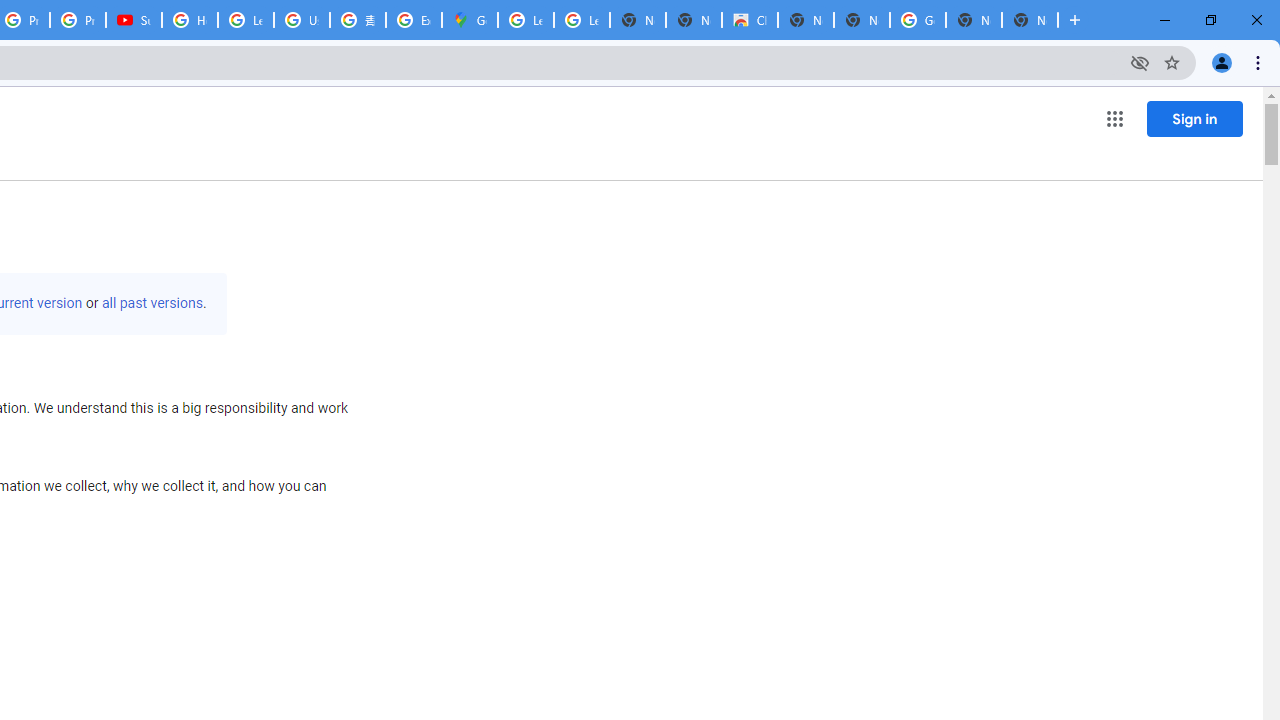 The width and height of the screenshot is (1280, 720). I want to click on 'Chrome Web Store', so click(749, 20).